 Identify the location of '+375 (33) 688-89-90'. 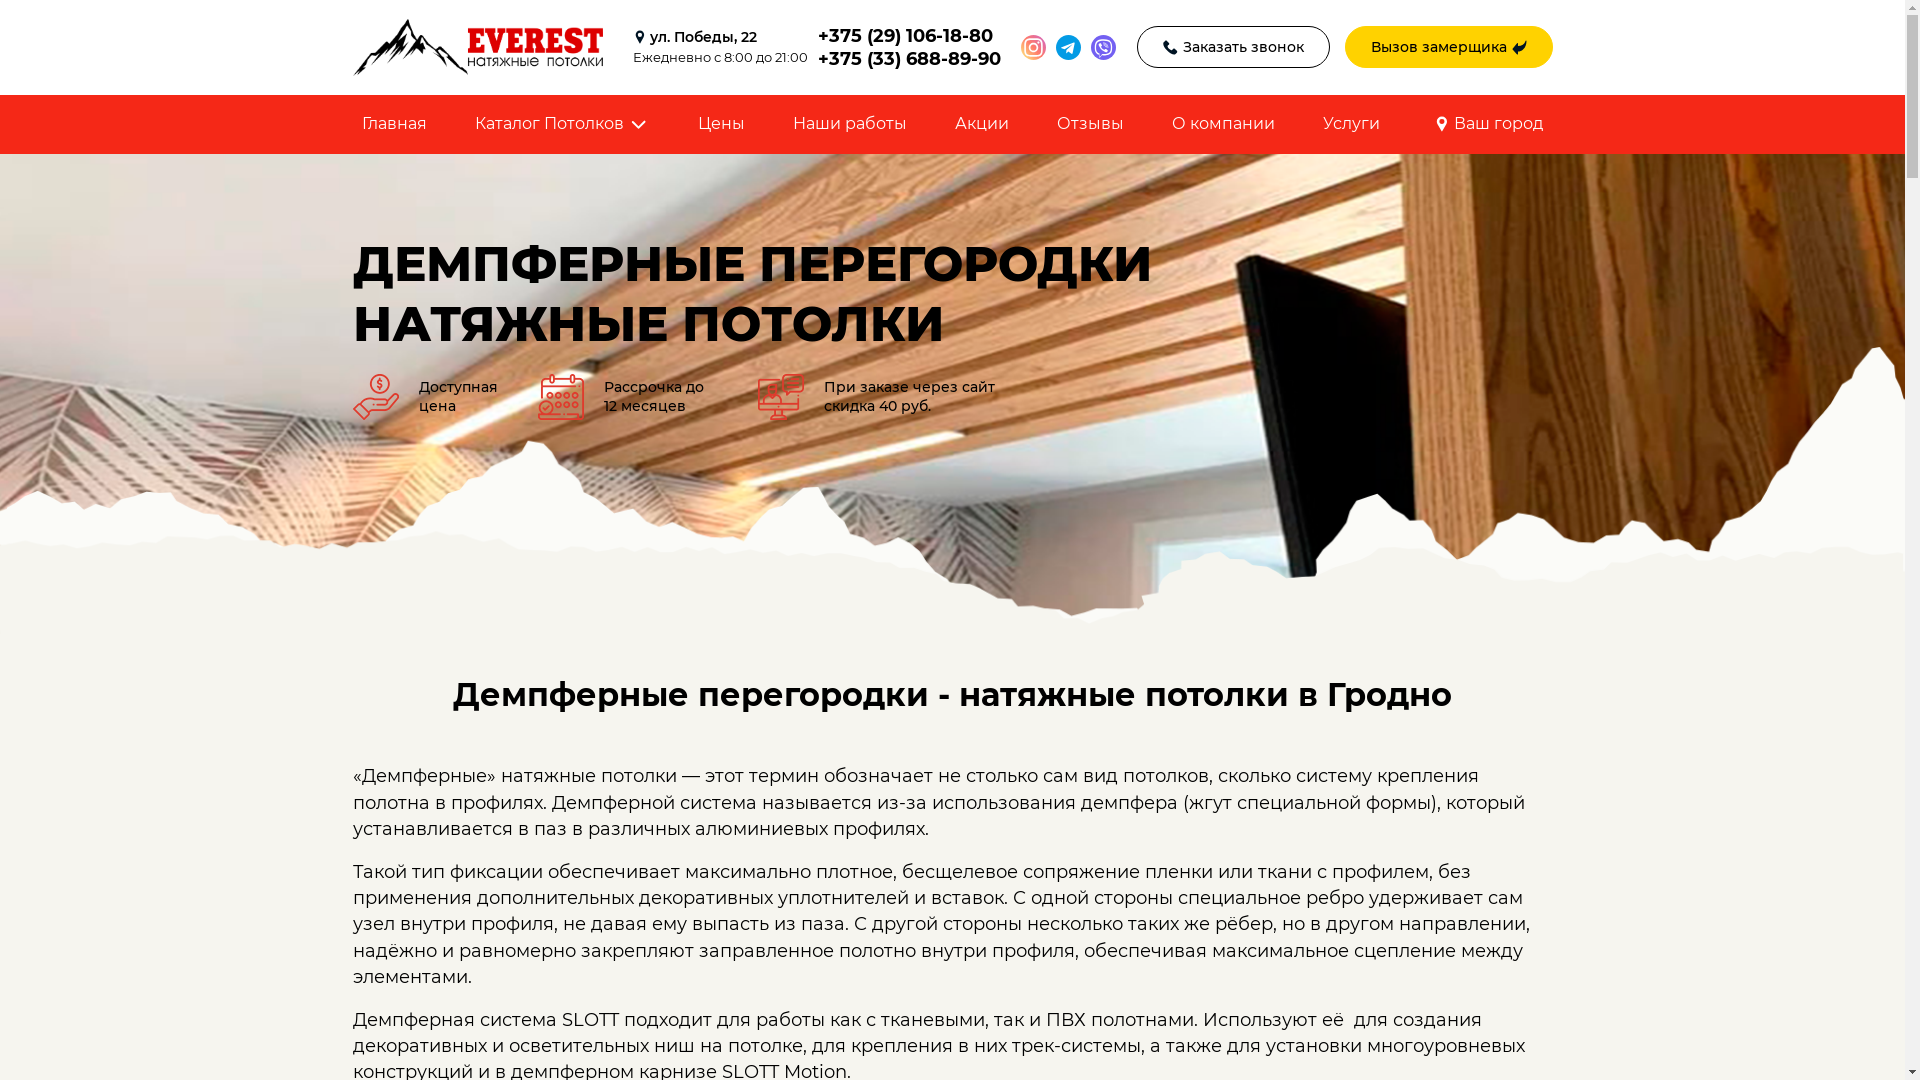
(908, 57).